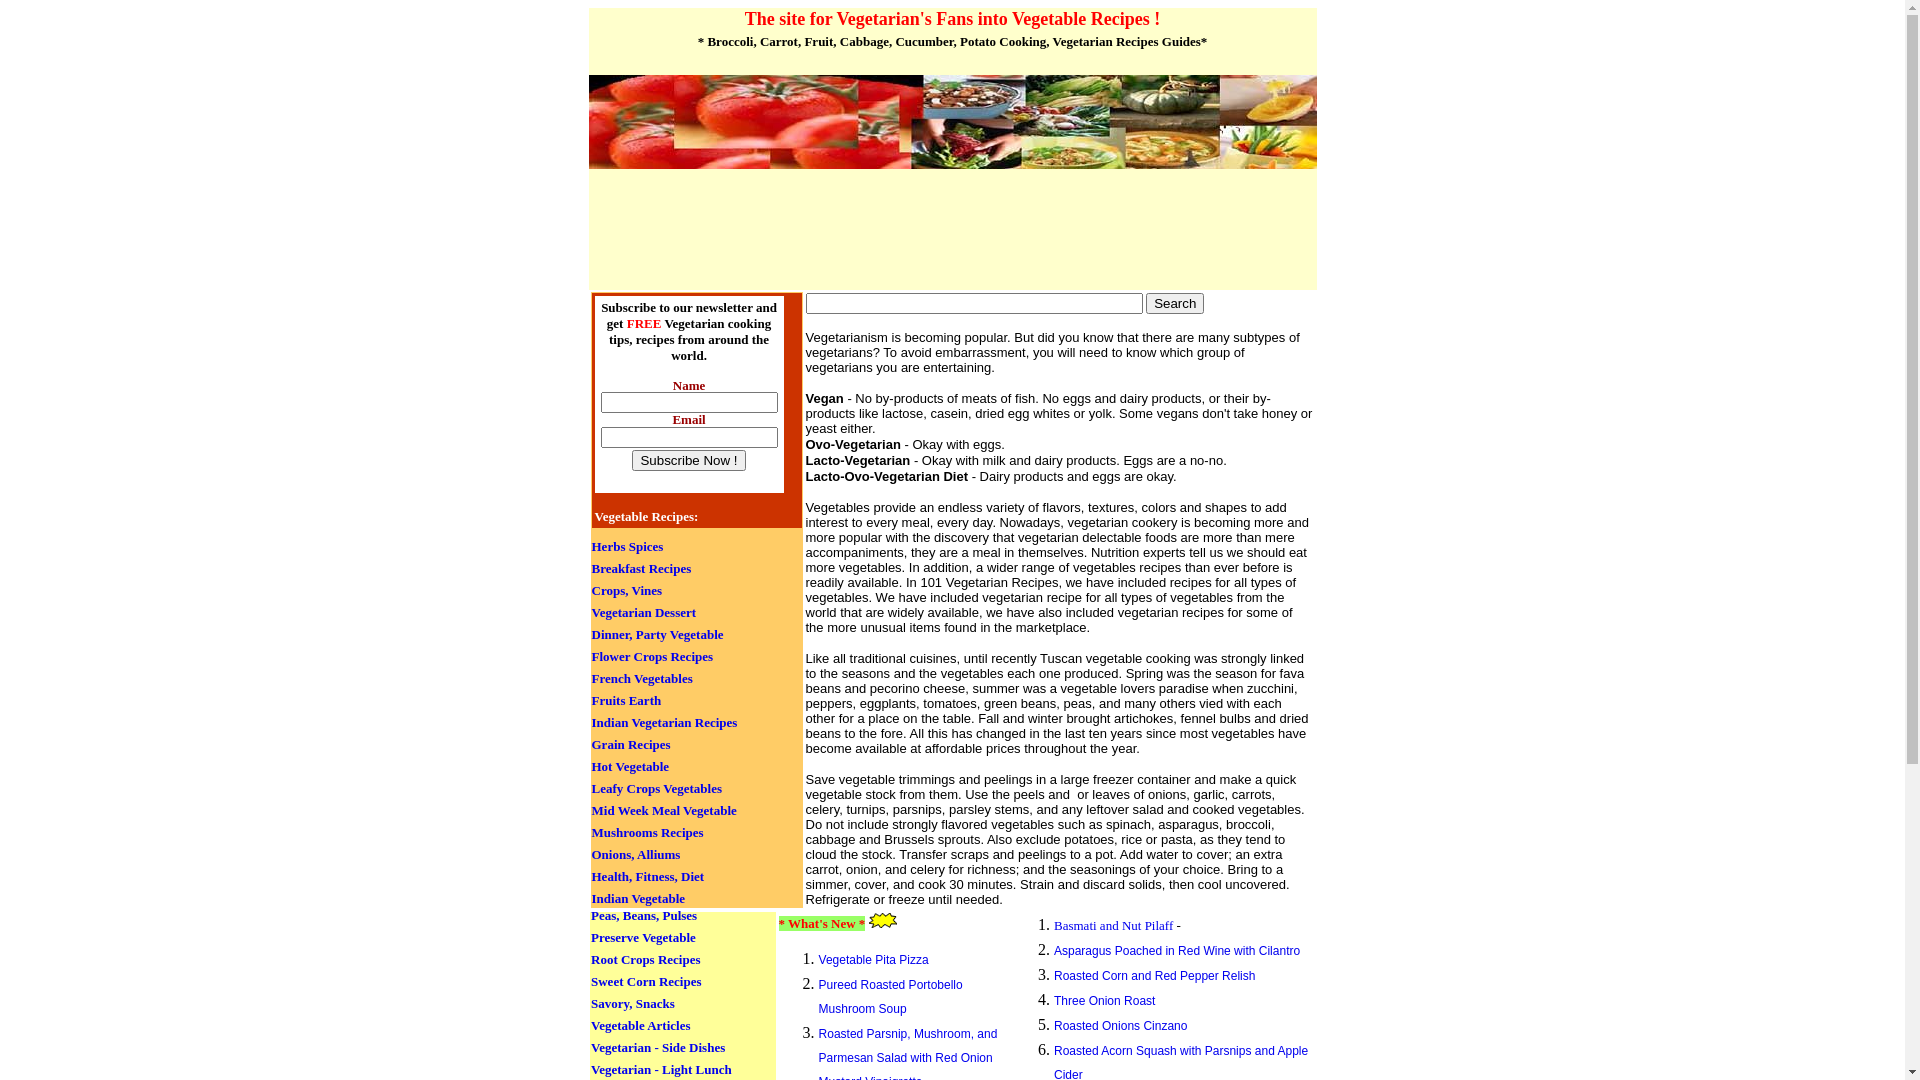 The height and width of the screenshot is (1080, 1920). Describe the element at coordinates (665, 722) in the screenshot. I see `'Indian Vegetarian Recipes'` at that location.